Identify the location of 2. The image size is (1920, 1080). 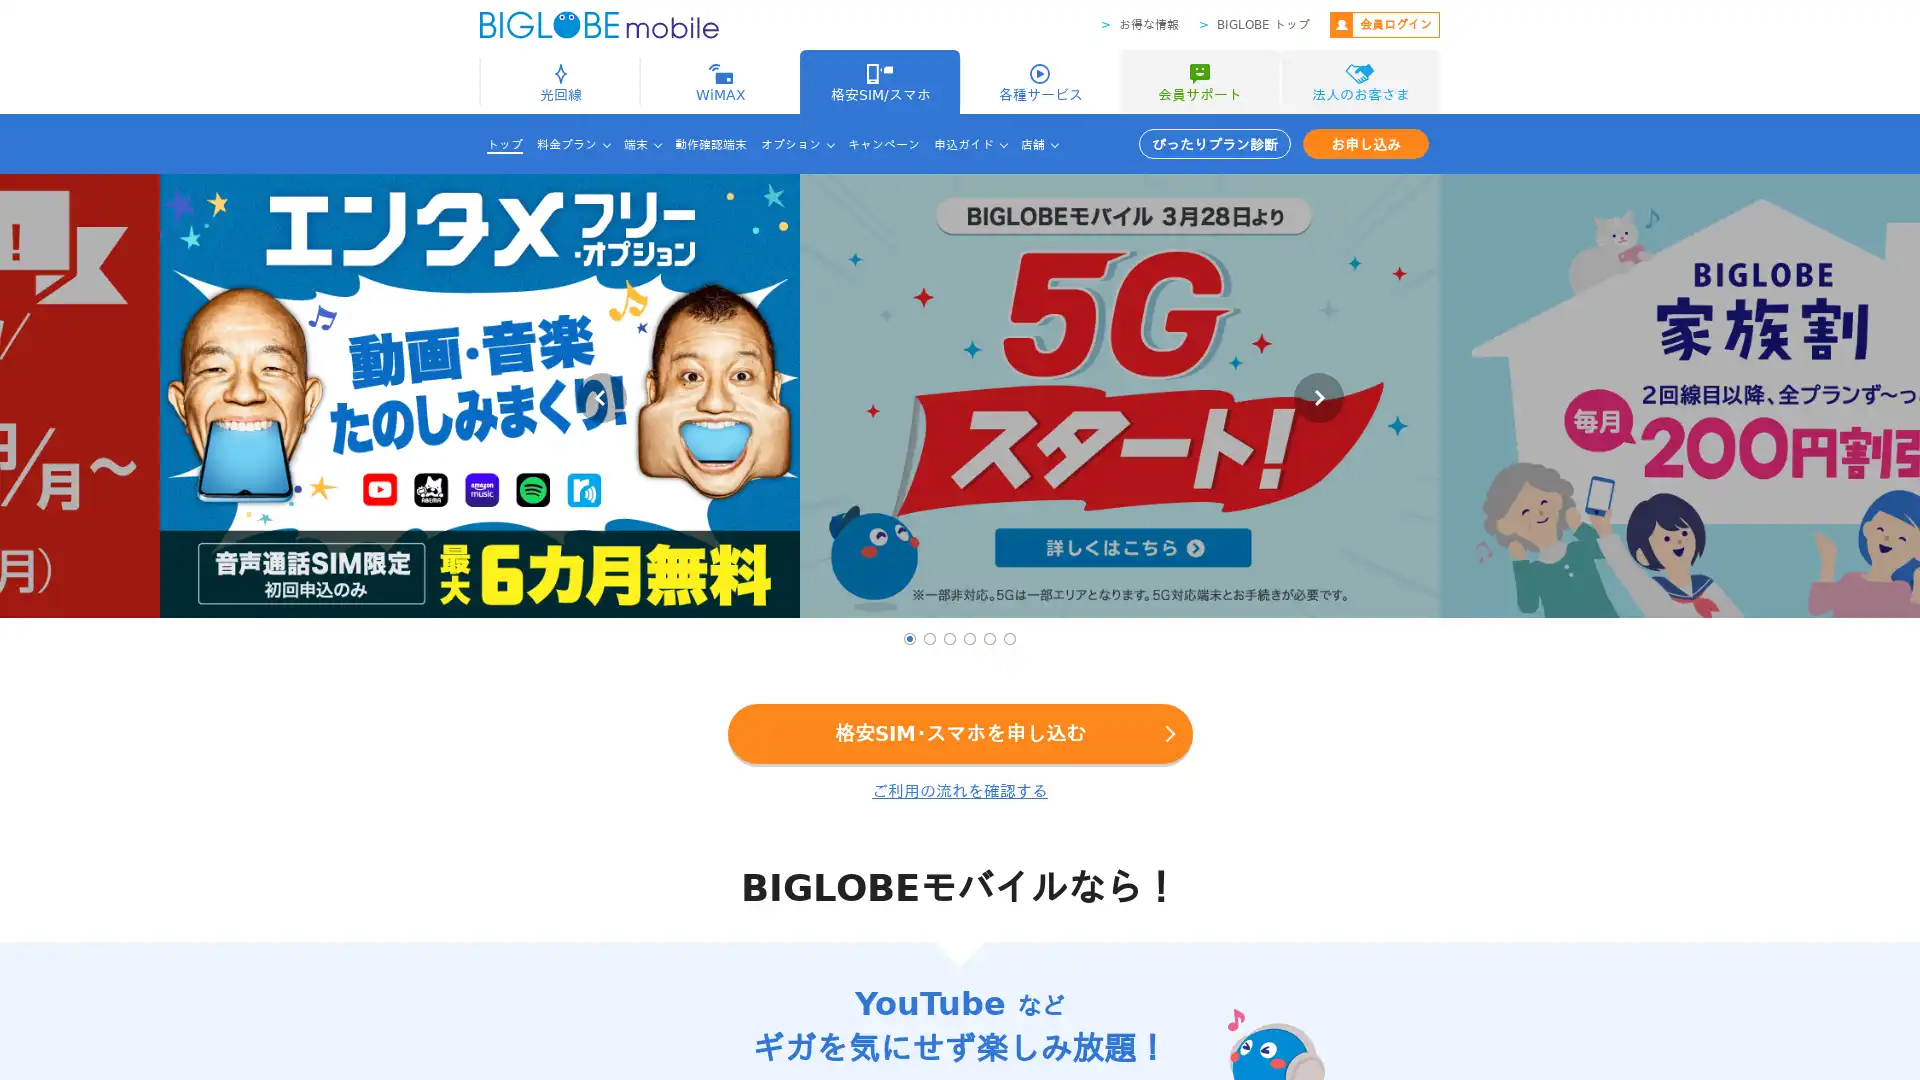
(929, 639).